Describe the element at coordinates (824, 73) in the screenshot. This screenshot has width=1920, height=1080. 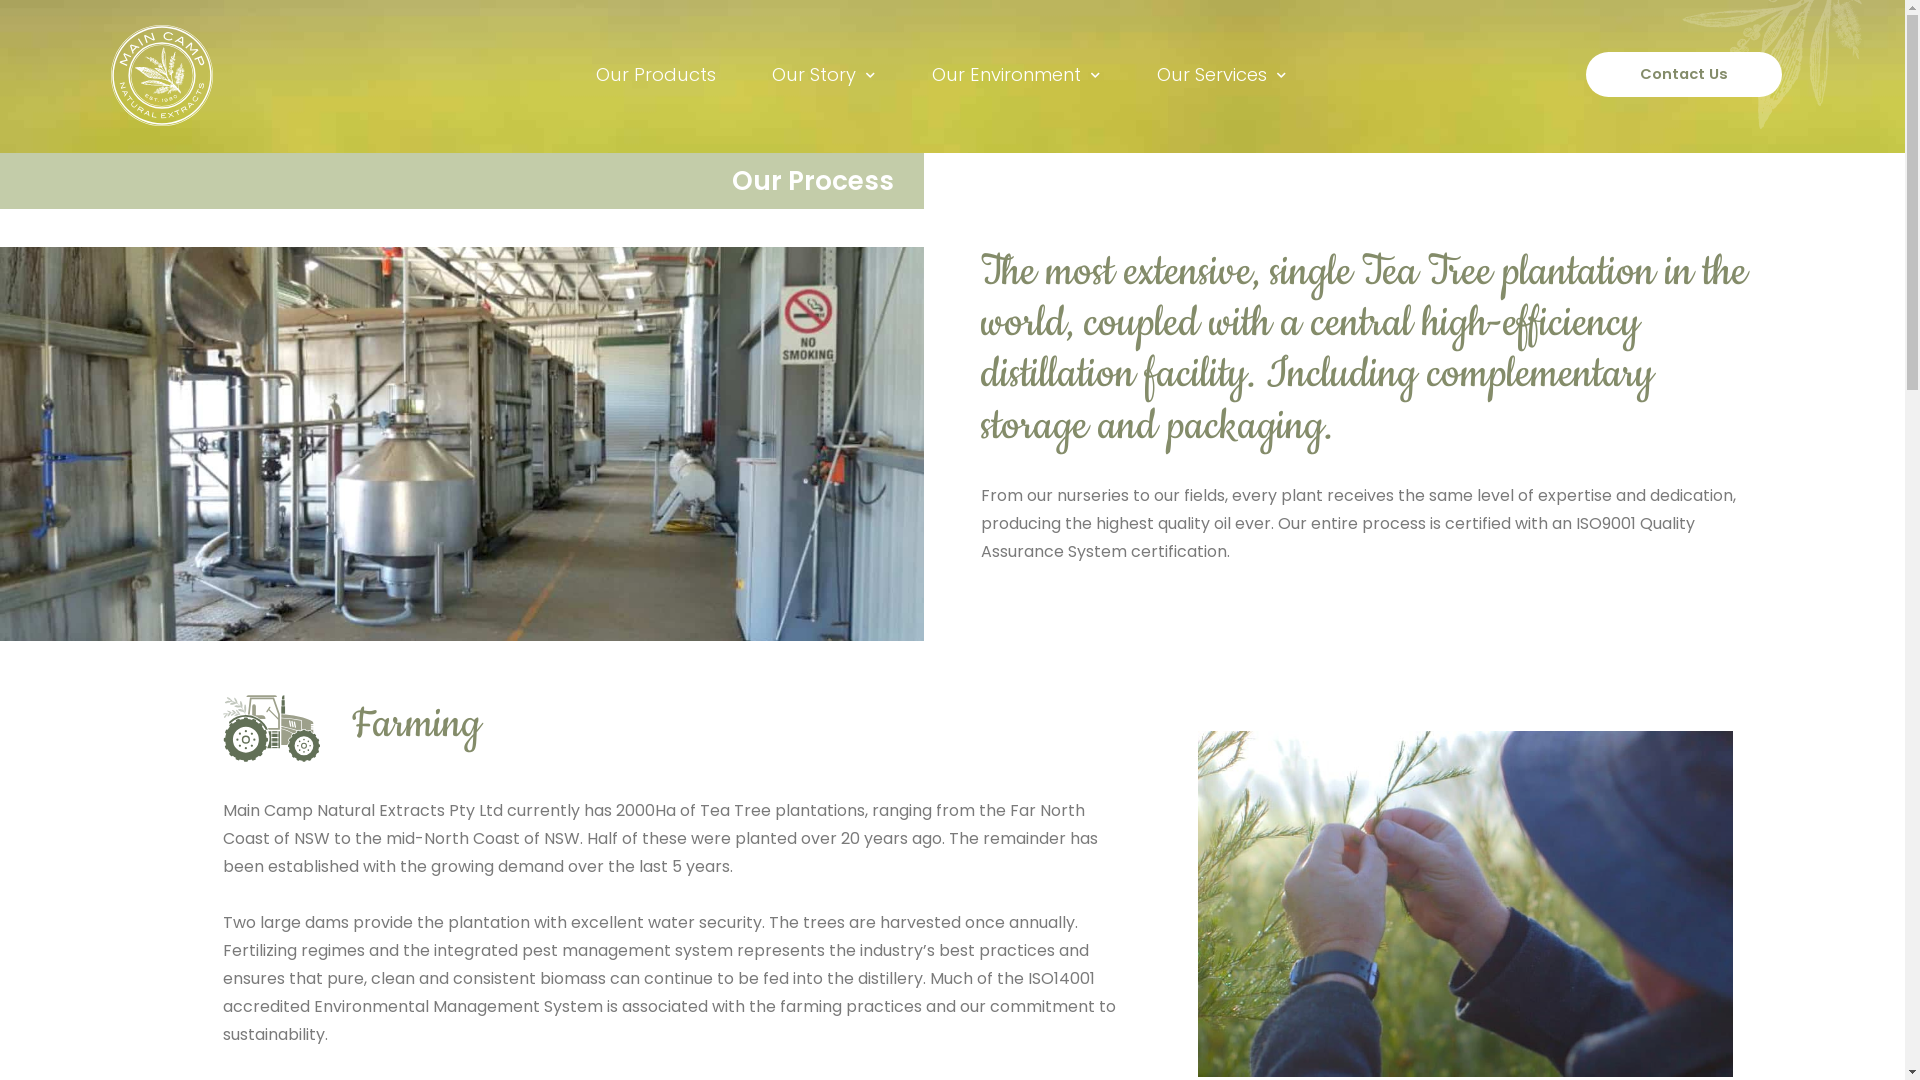
I see `'Our Story'` at that location.